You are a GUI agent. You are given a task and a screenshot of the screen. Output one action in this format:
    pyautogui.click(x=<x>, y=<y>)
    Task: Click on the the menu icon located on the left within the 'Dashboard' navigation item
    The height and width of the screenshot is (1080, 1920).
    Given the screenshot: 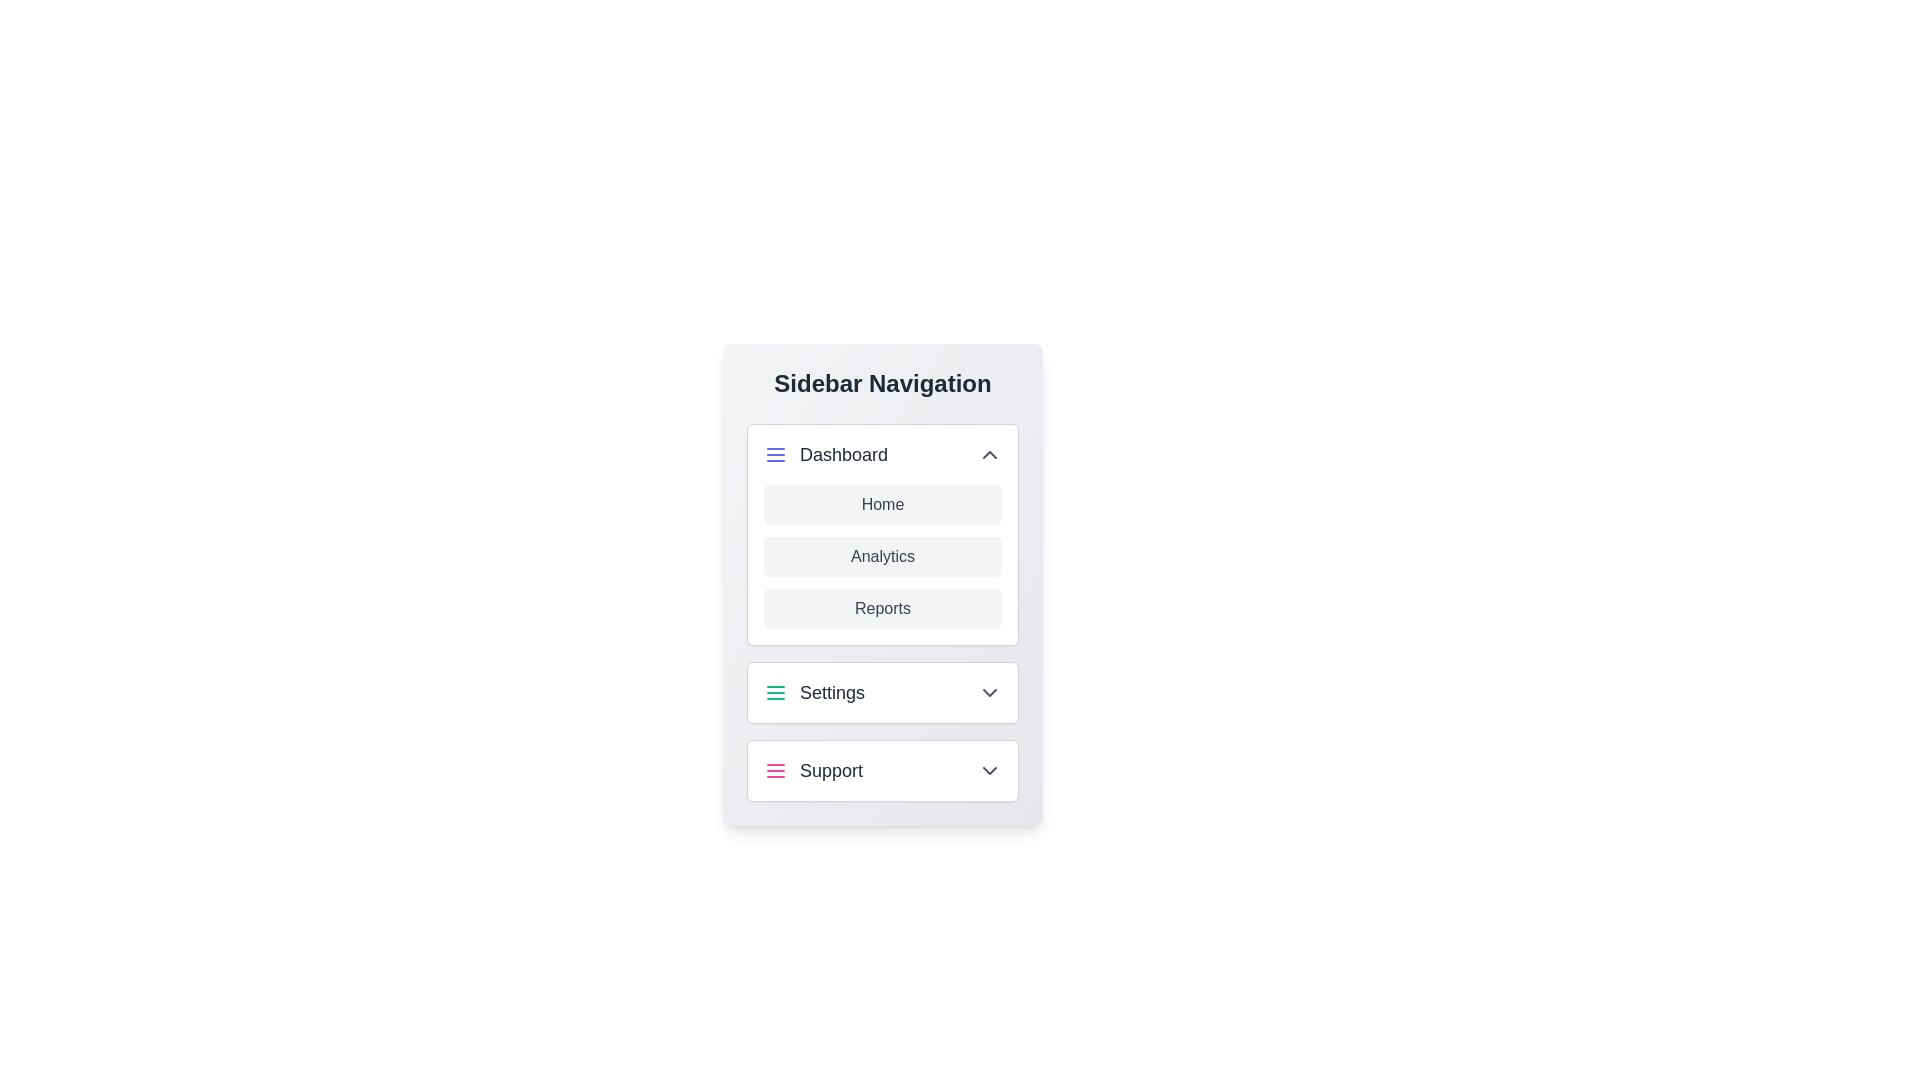 What is the action you would take?
    pyautogui.click(x=775, y=455)
    